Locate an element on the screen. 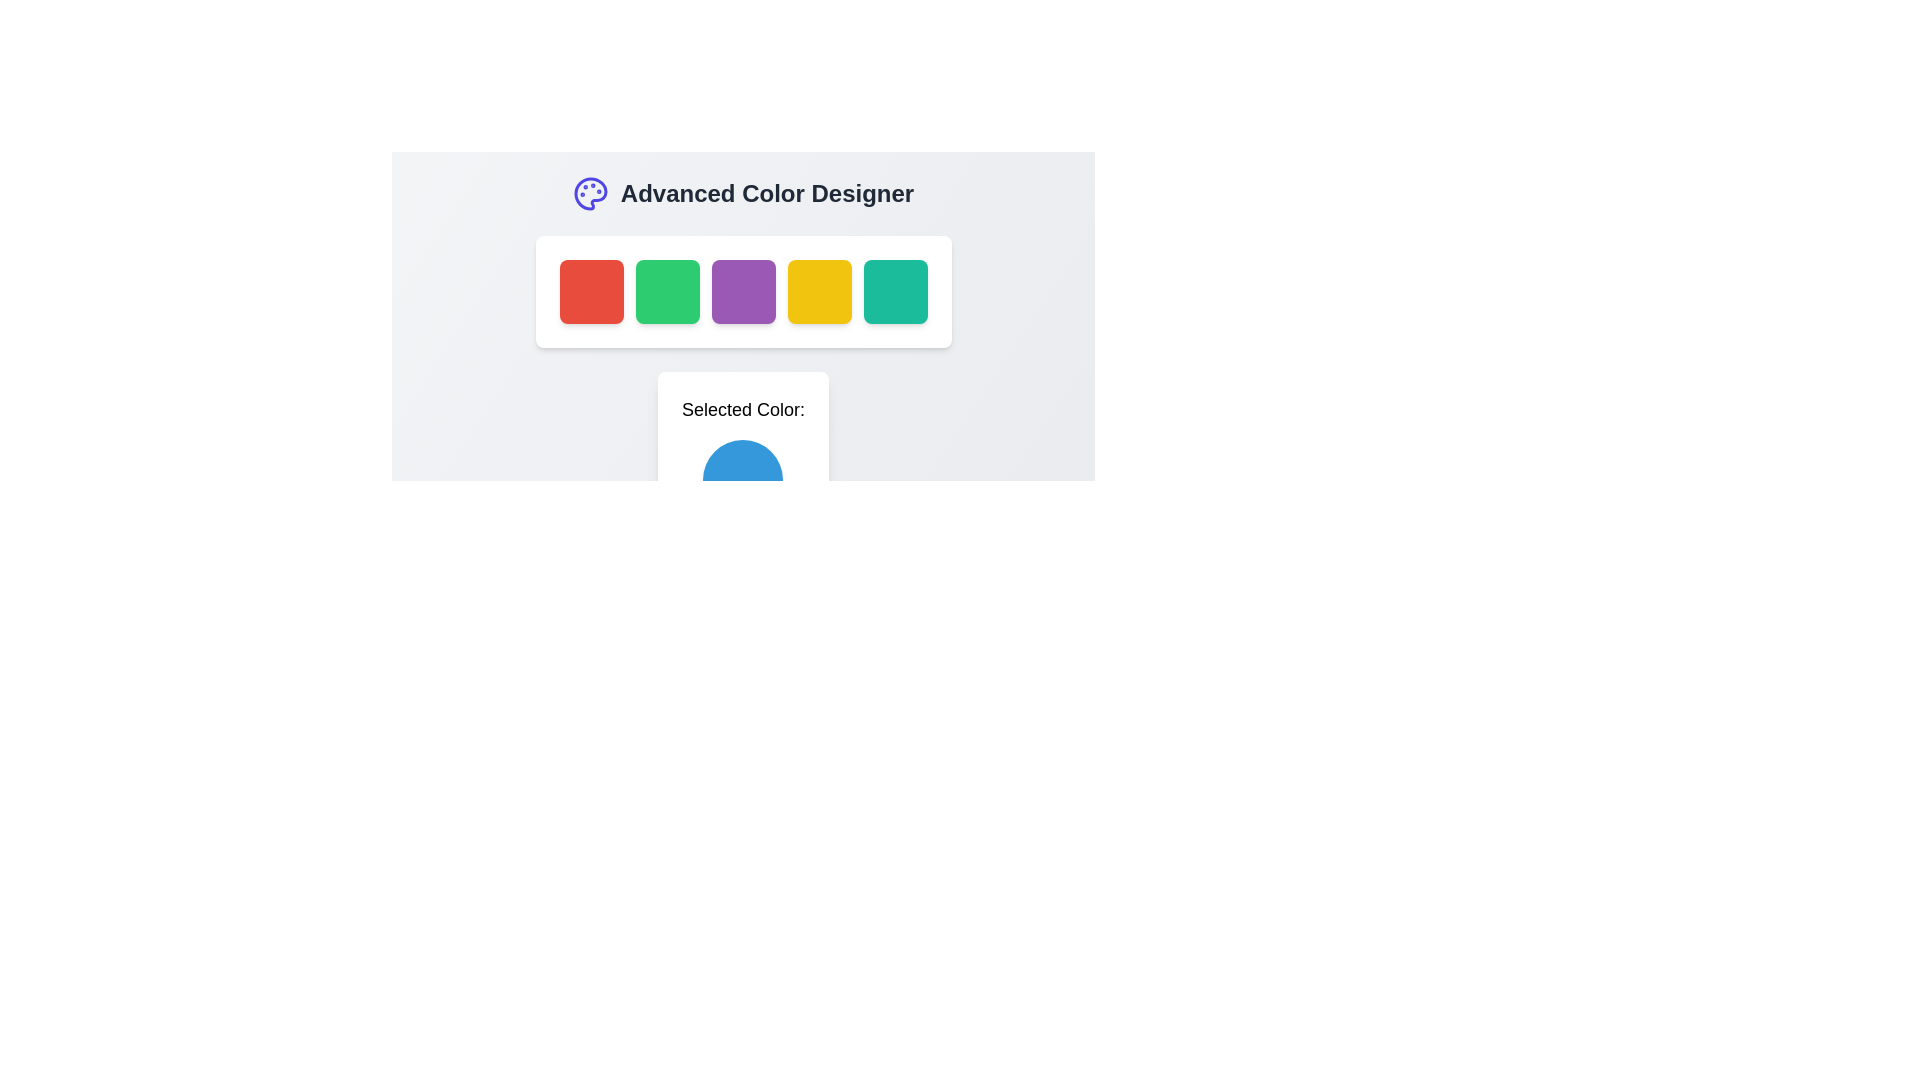  the Text Label that serves as a title or header for the color selection section, located immediately to the right of a purple palette icon is located at coordinates (766, 193).